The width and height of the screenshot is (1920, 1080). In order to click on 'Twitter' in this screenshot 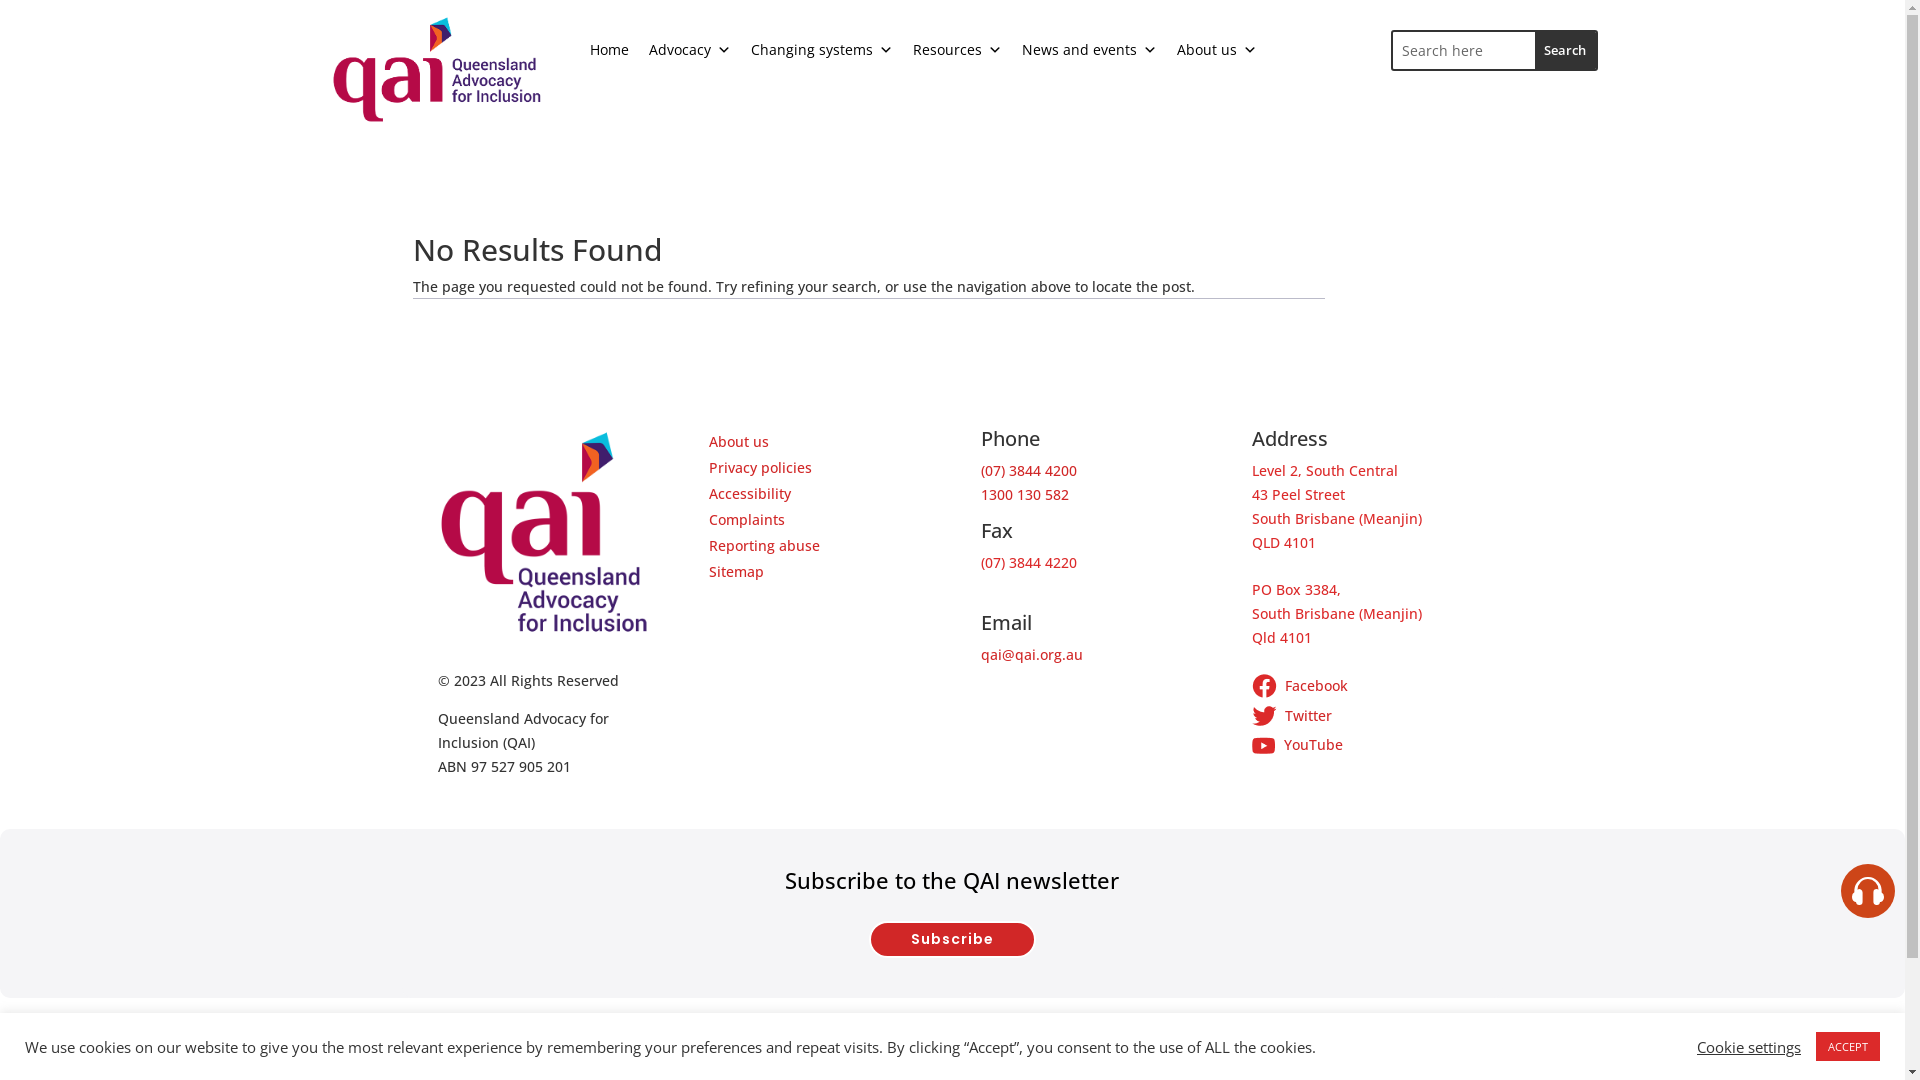, I will do `click(1359, 717)`.